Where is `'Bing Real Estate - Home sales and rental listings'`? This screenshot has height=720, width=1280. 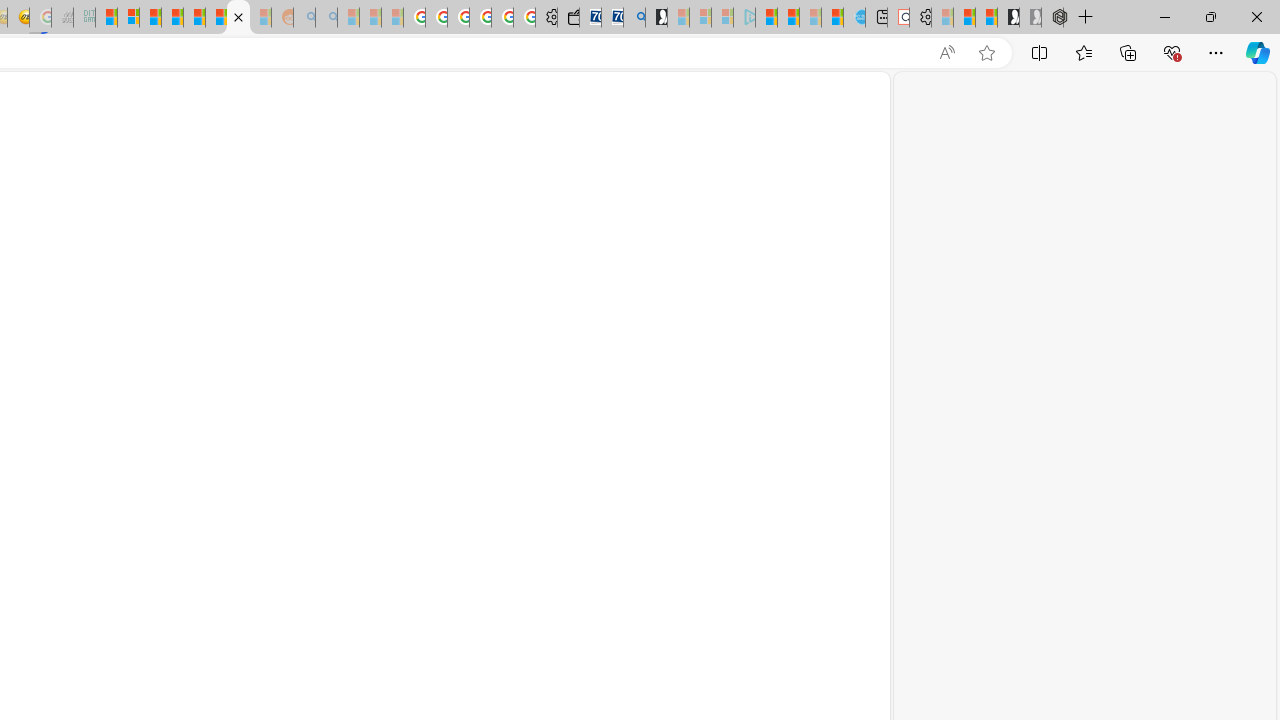 'Bing Real Estate - Home sales and rental listings' is located at coordinates (633, 17).